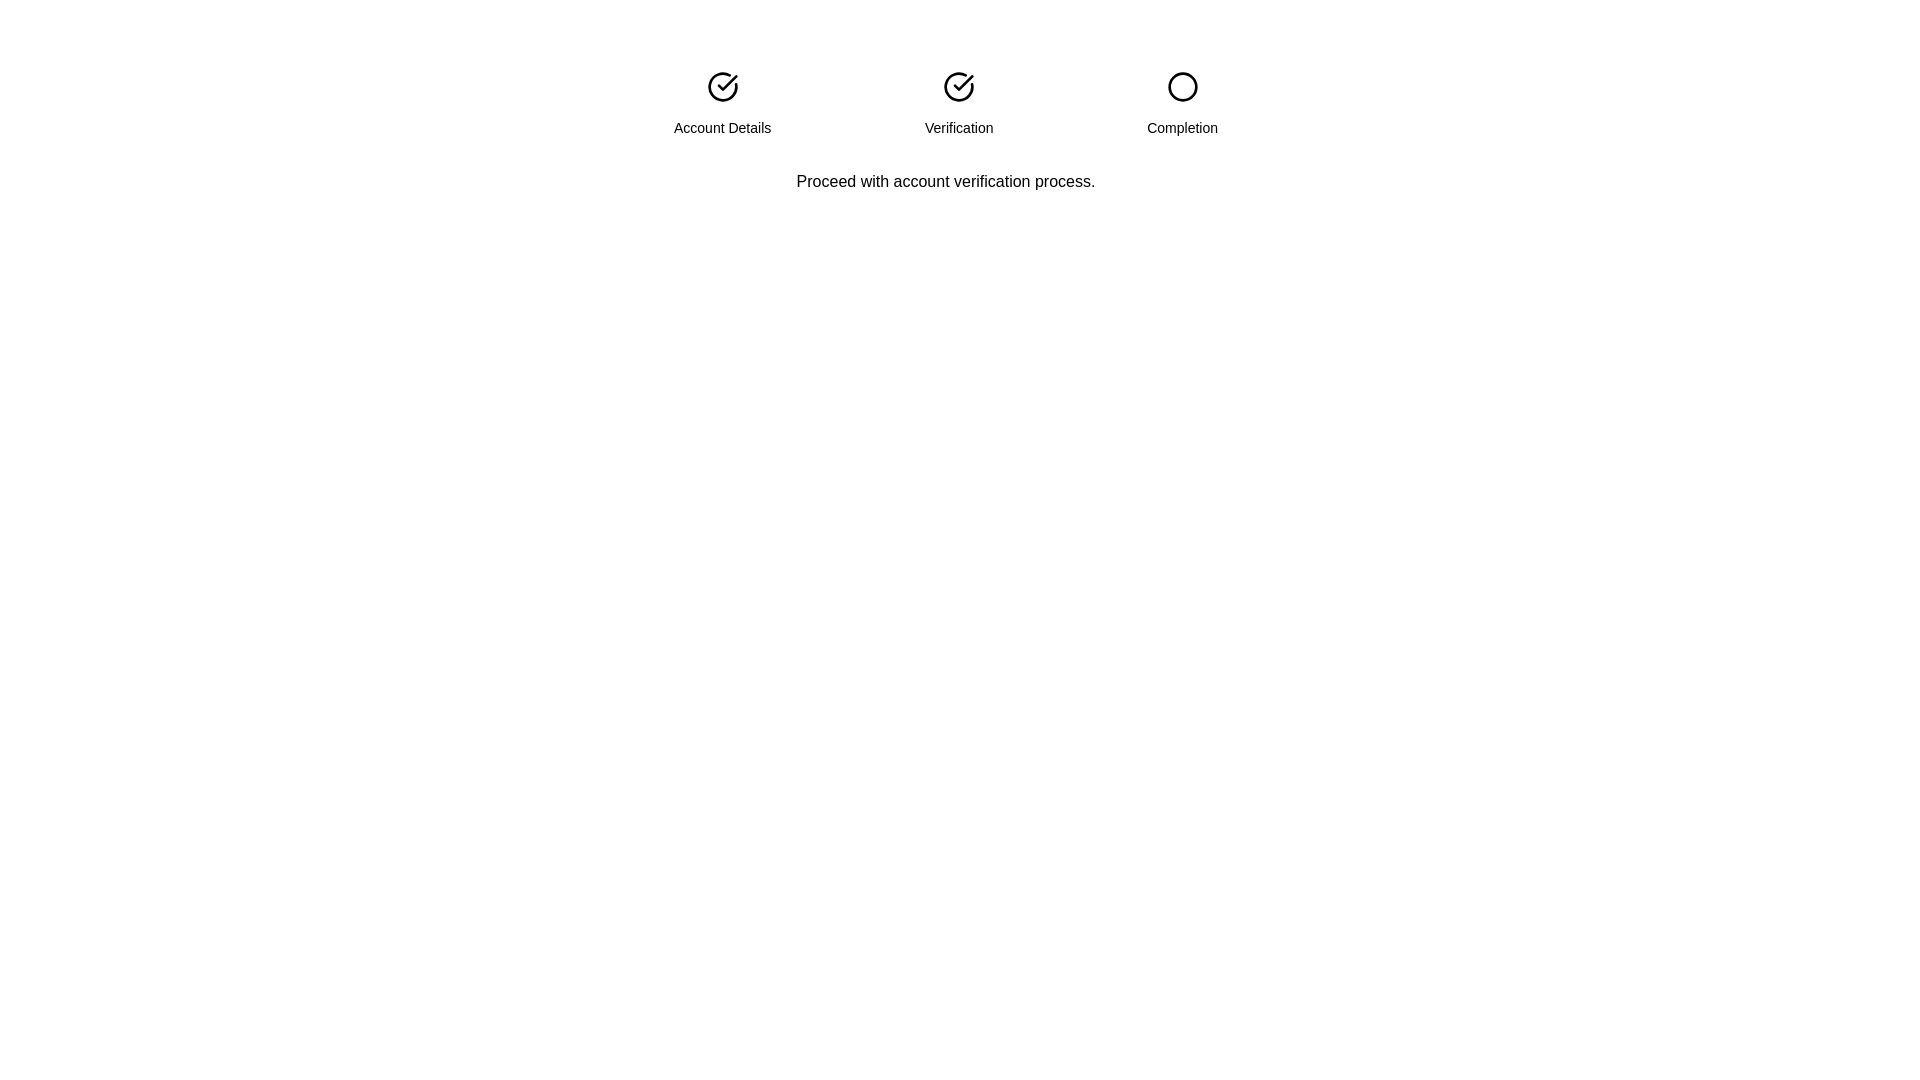  What do you see at coordinates (944, 181) in the screenshot?
I see `text label displaying the message 'Proceed with account verification process.' located below the step indicator component` at bounding box center [944, 181].